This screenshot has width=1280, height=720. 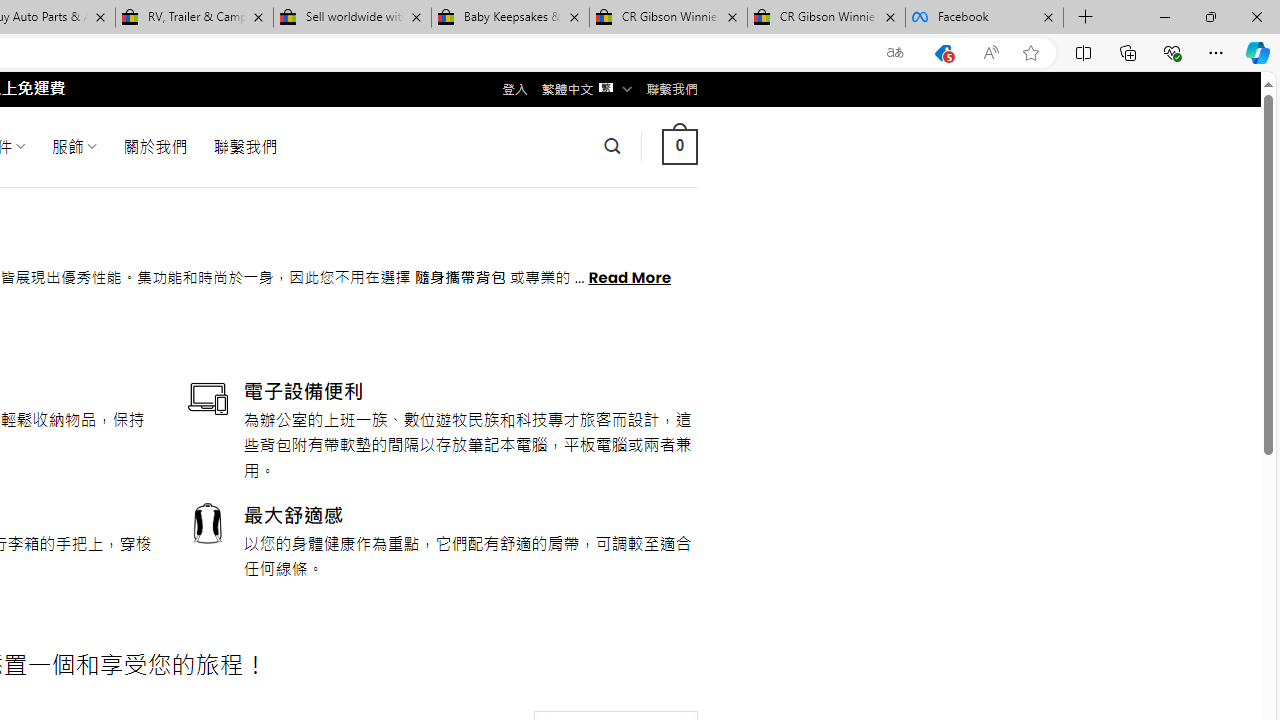 What do you see at coordinates (510, 17) in the screenshot?
I see `'Baby Keepsakes & Announcements for sale | eBay'` at bounding box center [510, 17].